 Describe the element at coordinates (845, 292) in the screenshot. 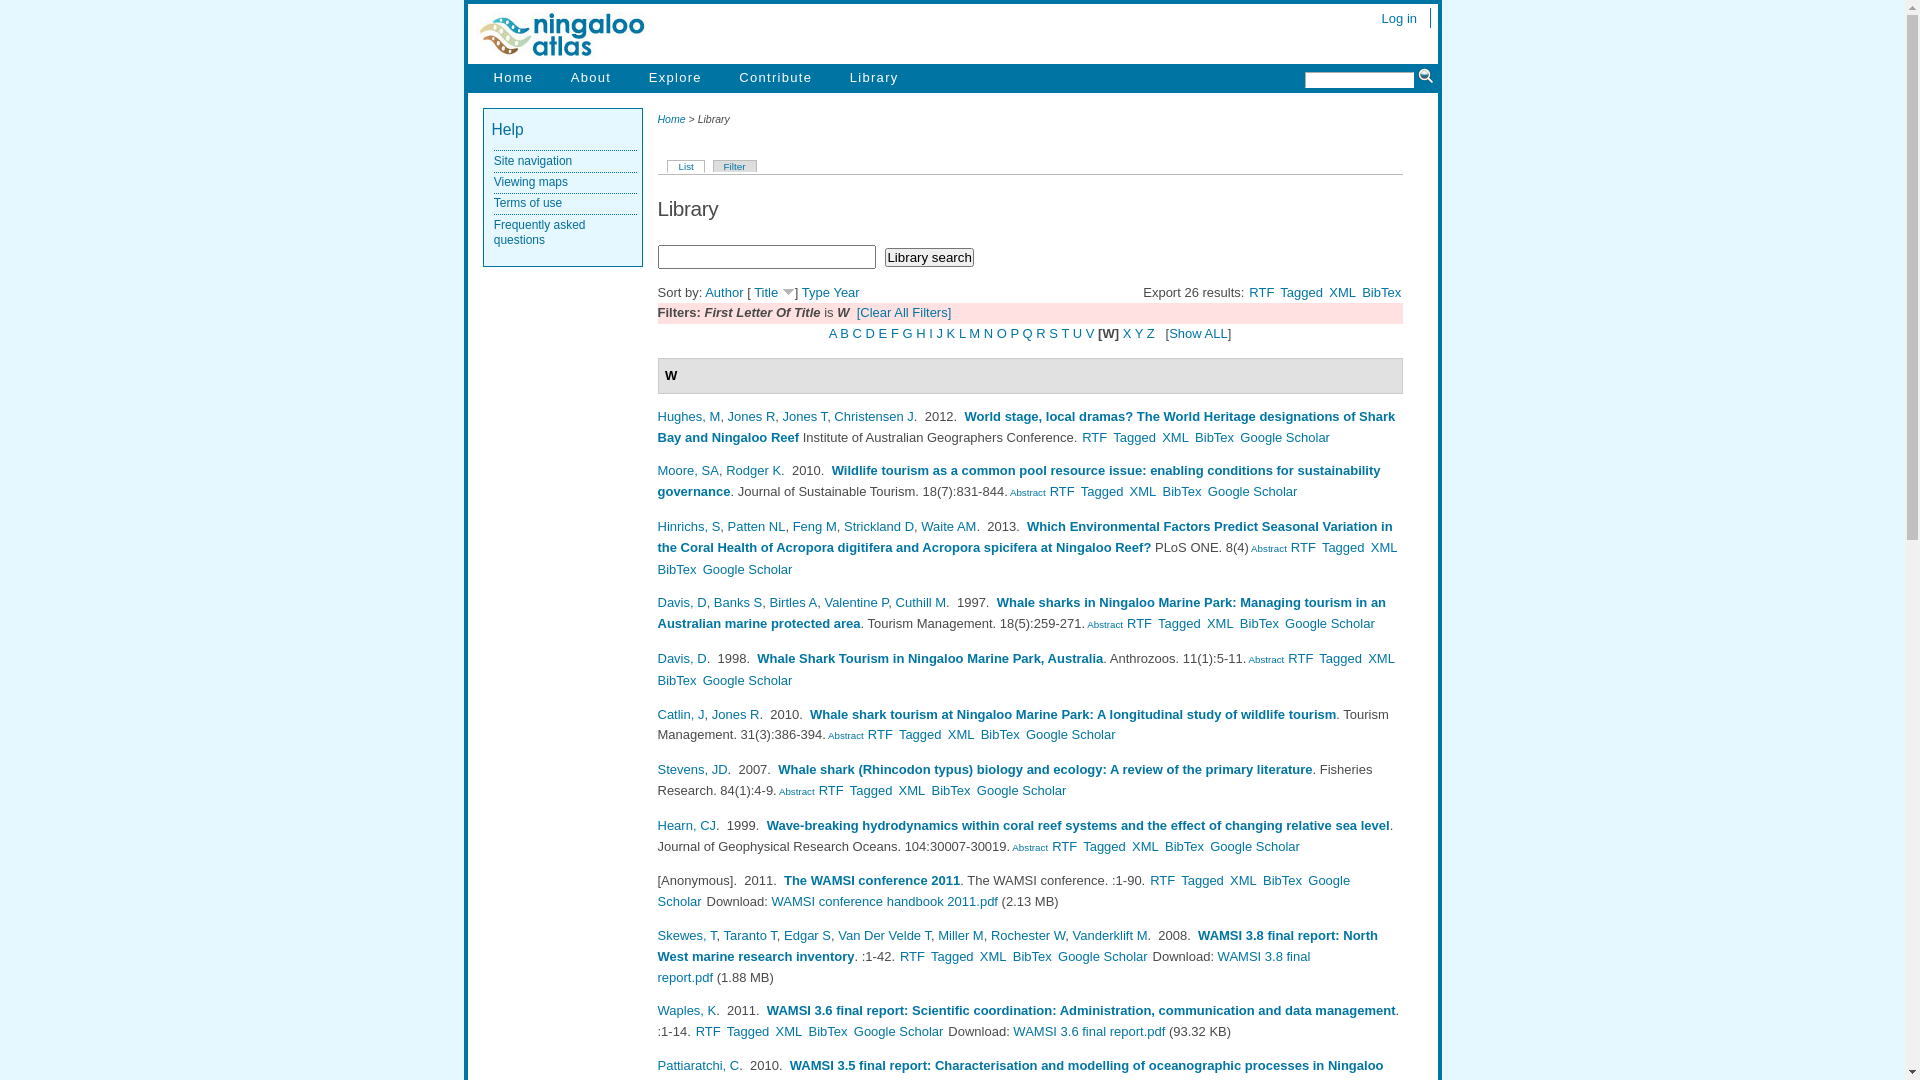

I see `'Year'` at that location.